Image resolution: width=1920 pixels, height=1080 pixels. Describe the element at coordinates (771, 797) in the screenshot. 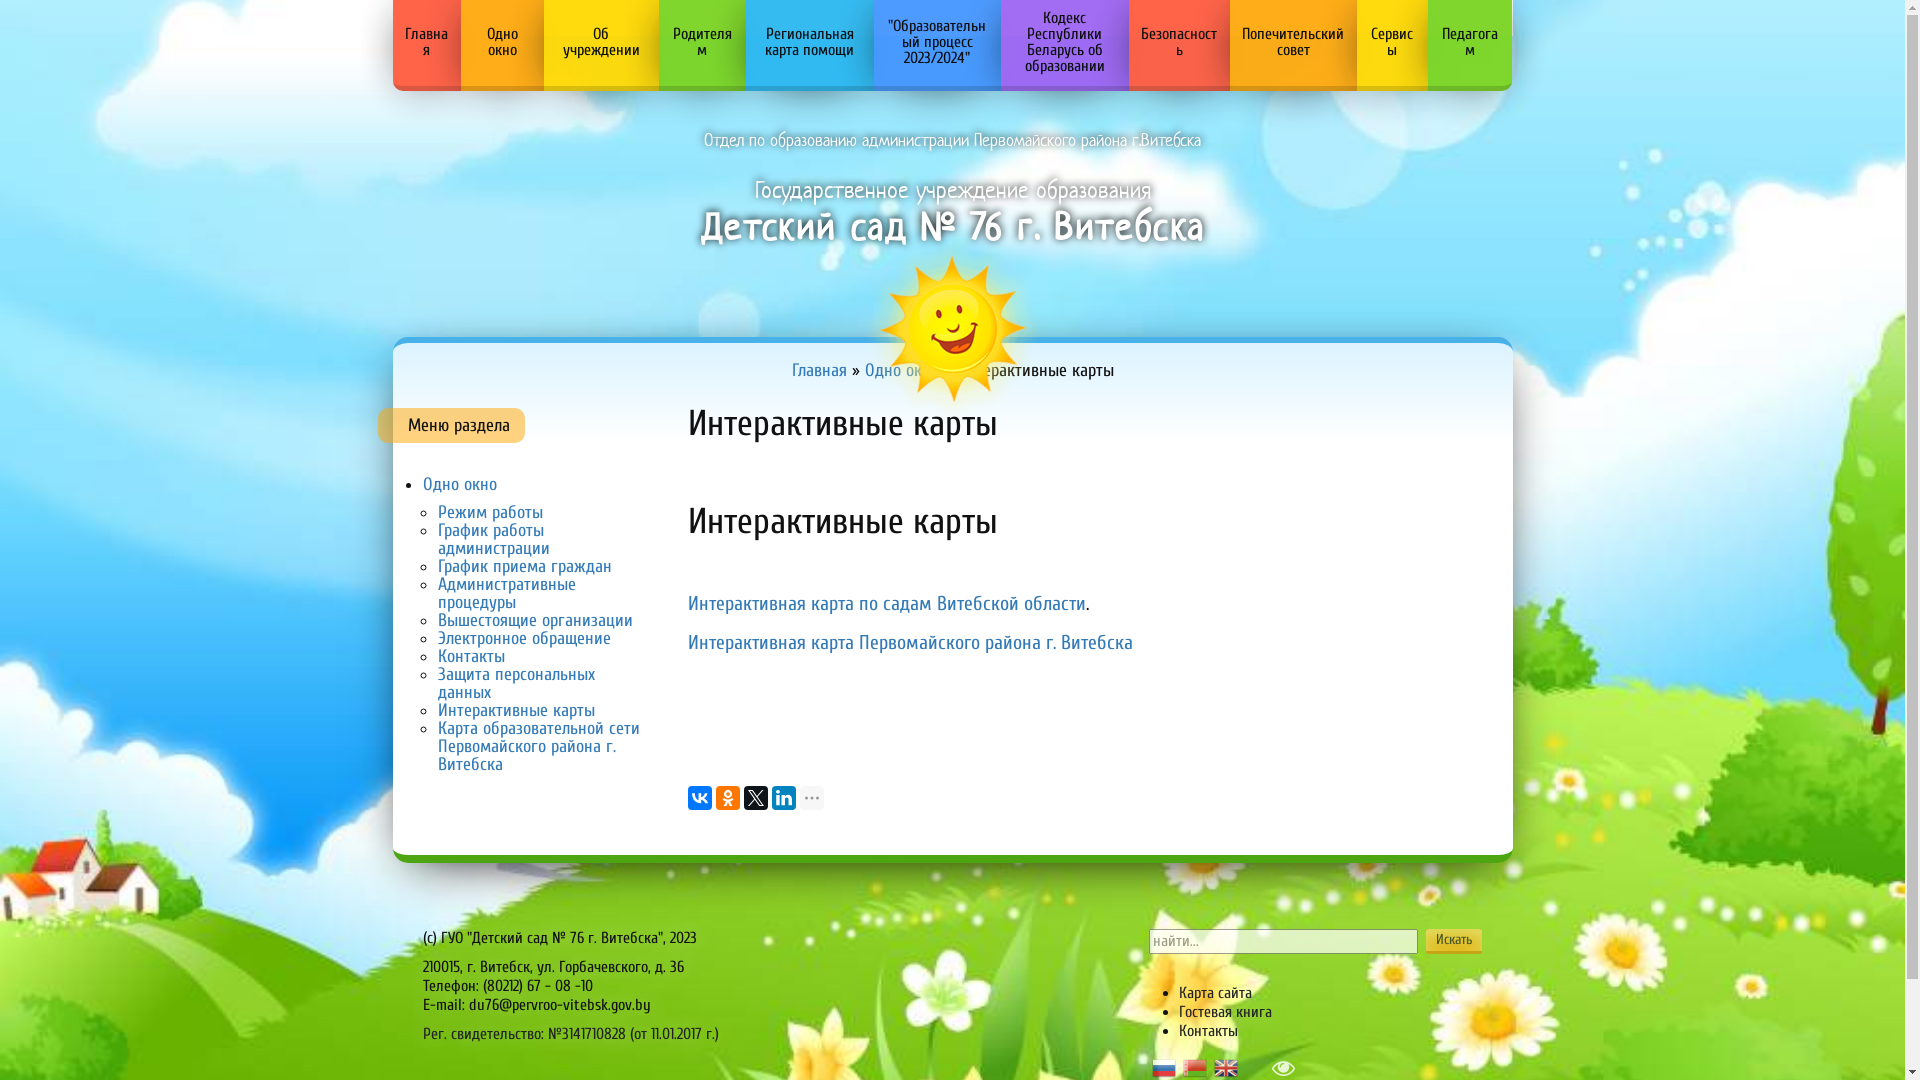

I see `'LinkedIn'` at that location.